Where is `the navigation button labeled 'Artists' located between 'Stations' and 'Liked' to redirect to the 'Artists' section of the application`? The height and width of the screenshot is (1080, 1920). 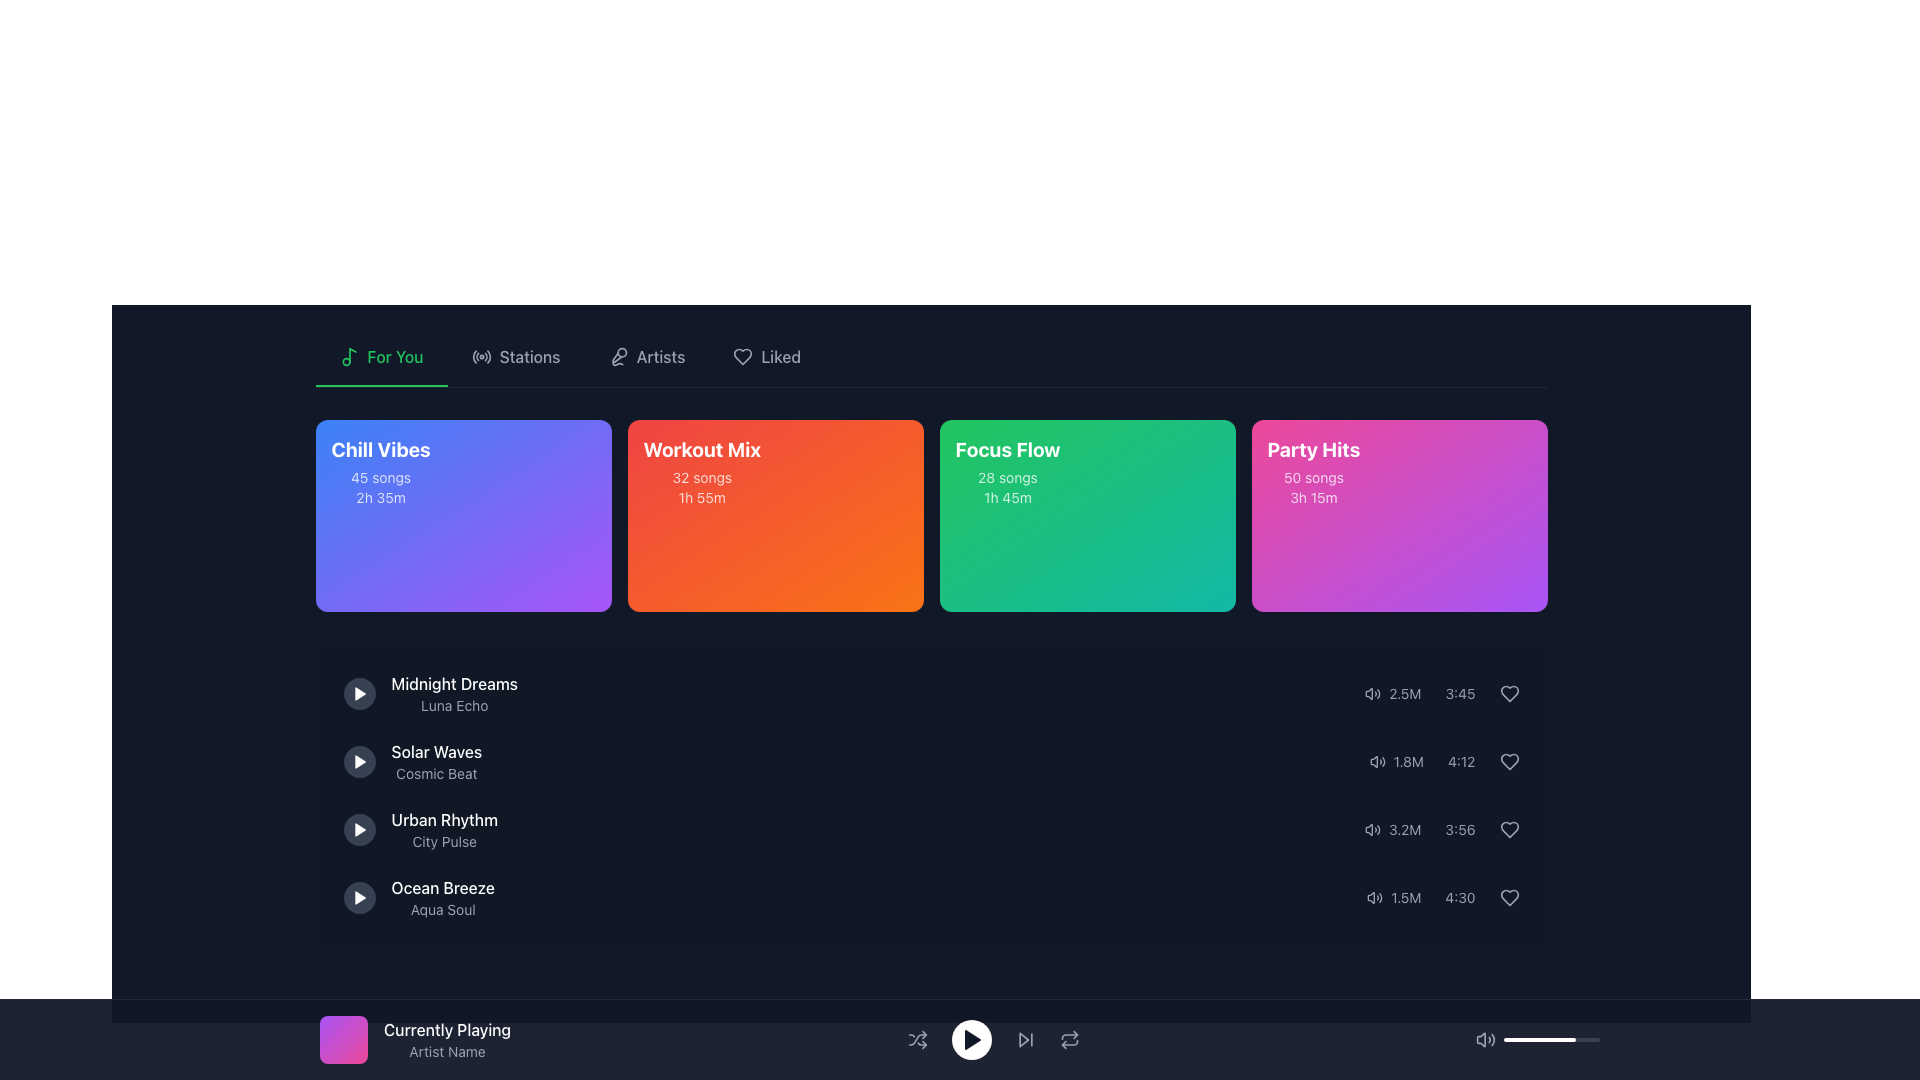
the navigation button labeled 'Artists' located between 'Stations' and 'Liked' to redirect to the 'Artists' section of the application is located at coordinates (647, 357).